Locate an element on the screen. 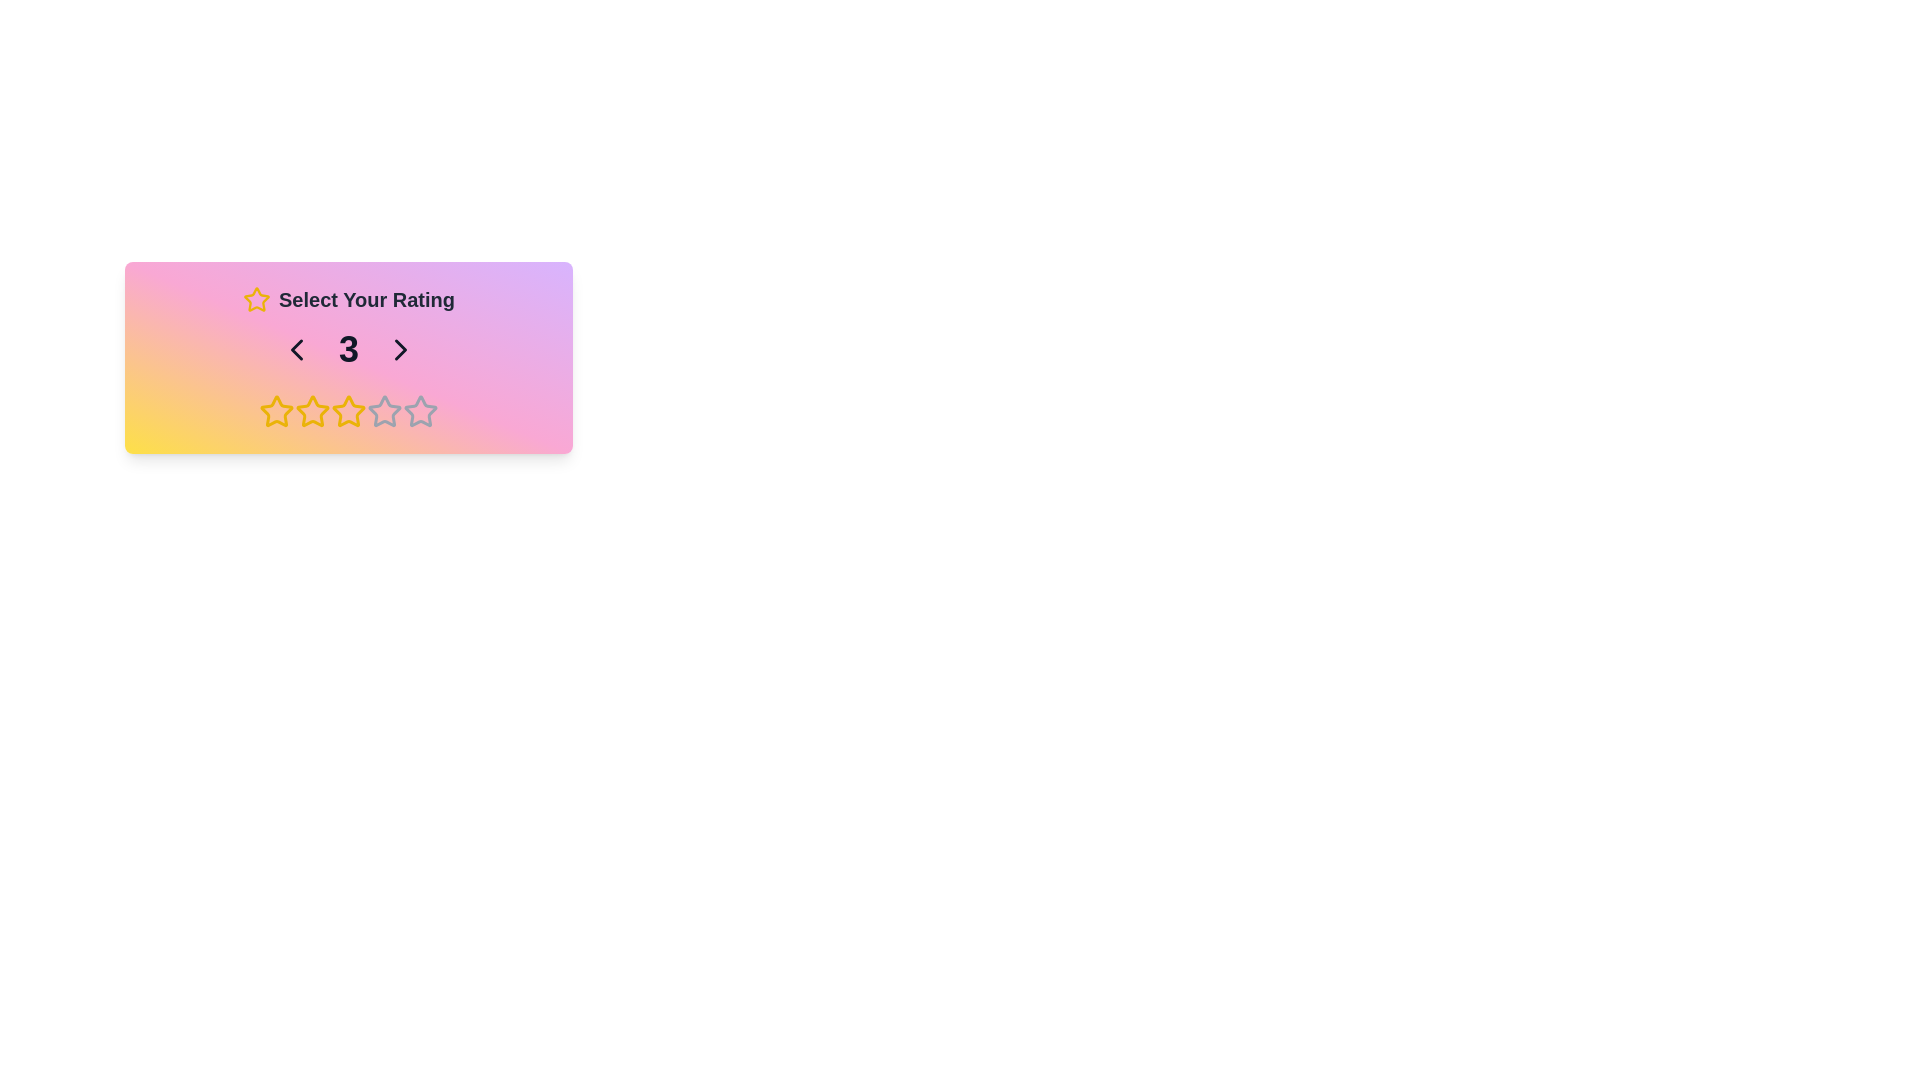  the third star icon in the rating system is located at coordinates (311, 411).